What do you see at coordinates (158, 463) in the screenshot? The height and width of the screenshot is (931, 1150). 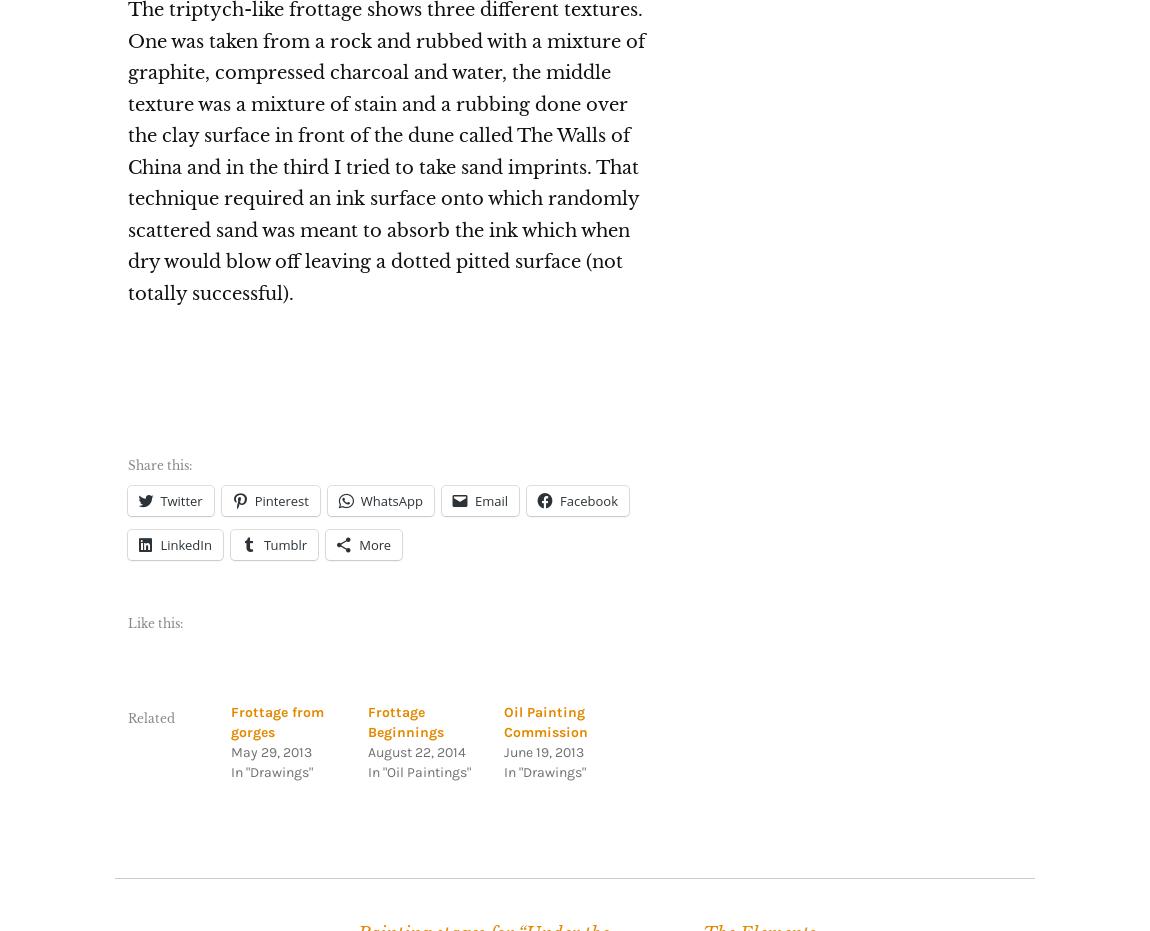 I see `'Share this:'` at bounding box center [158, 463].